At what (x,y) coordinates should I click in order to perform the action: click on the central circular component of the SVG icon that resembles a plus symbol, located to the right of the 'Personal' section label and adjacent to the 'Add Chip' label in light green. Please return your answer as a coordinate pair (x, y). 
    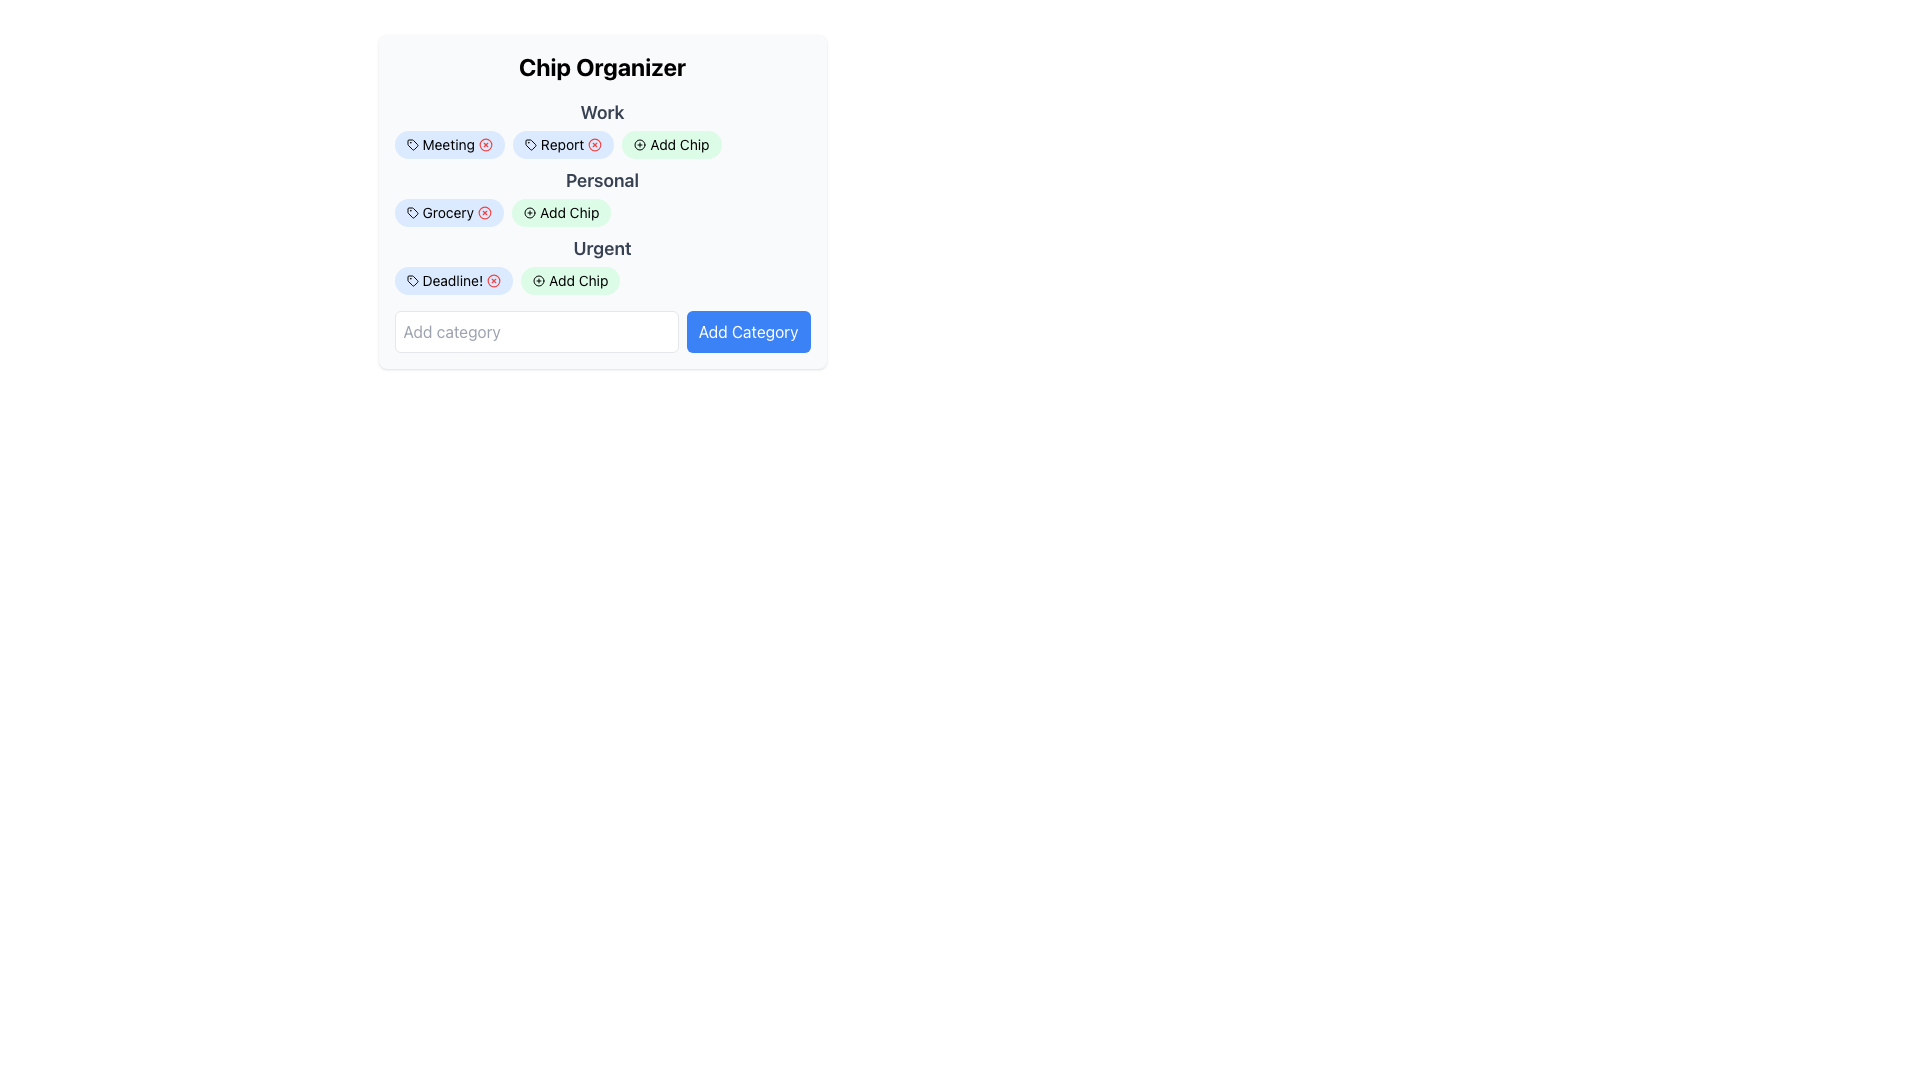
    Looking at the image, I should click on (530, 212).